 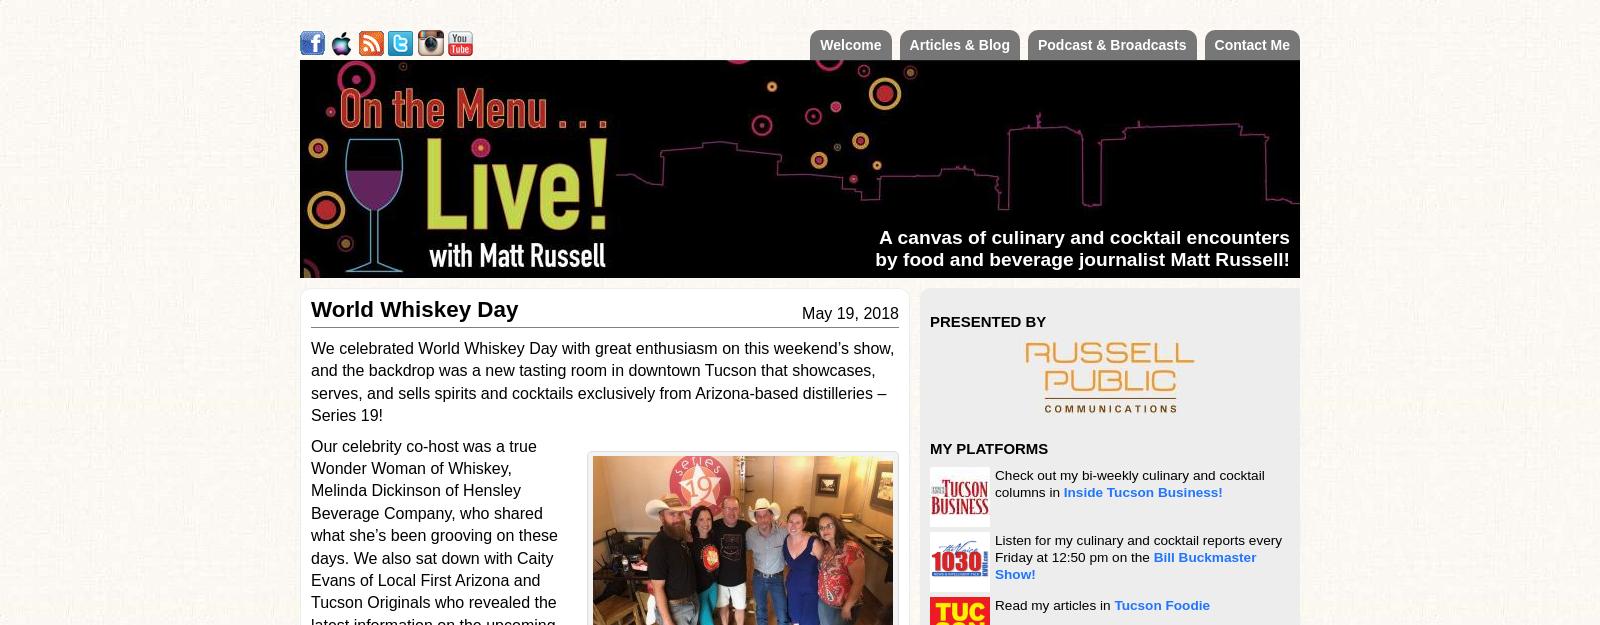 I want to click on 'Tucson Foodie', so click(x=1162, y=605).